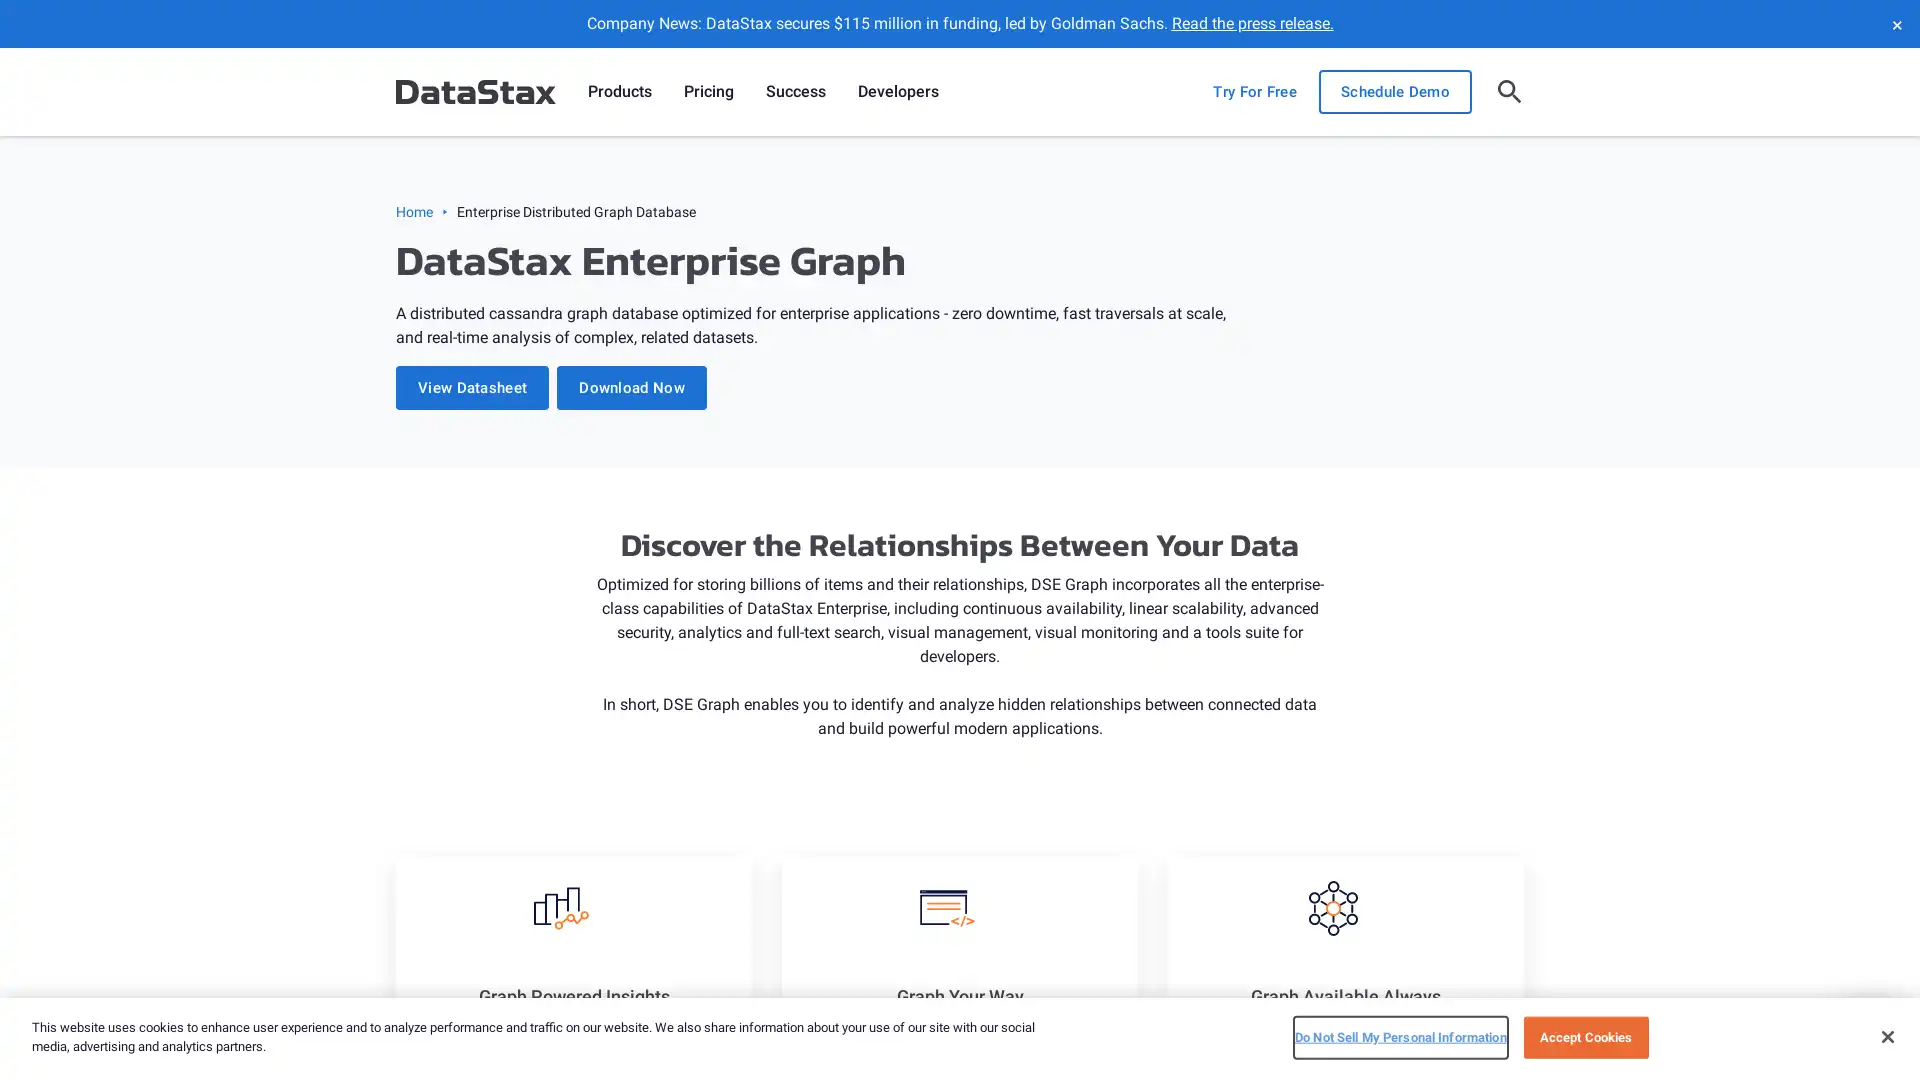  What do you see at coordinates (1399, 1036) in the screenshot?
I see `Do Not Sell My Personal Information` at bounding box center [1399, 1036].